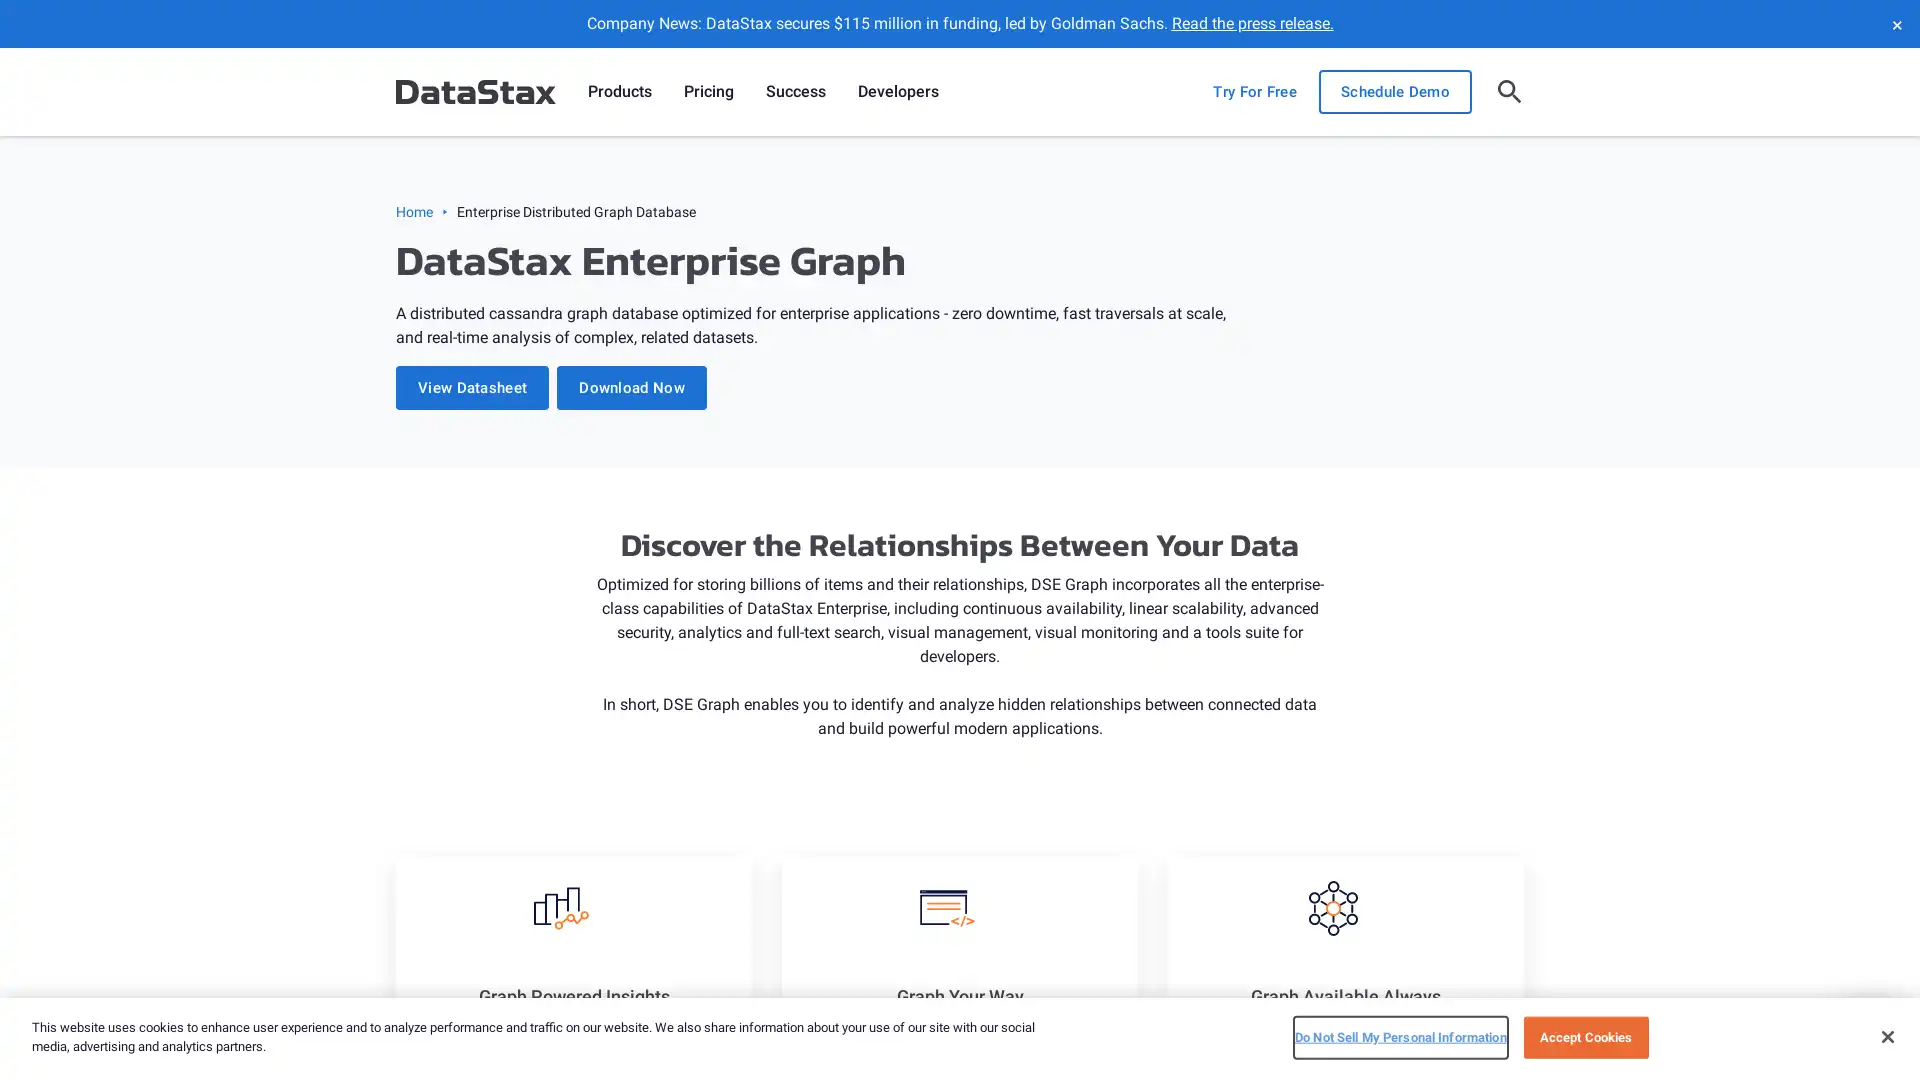  What do you see at coordinates (1399, 1036) in the screenshot?
I see `Do Not Sell My Personal Information` at bounding box center [1399, 1036].